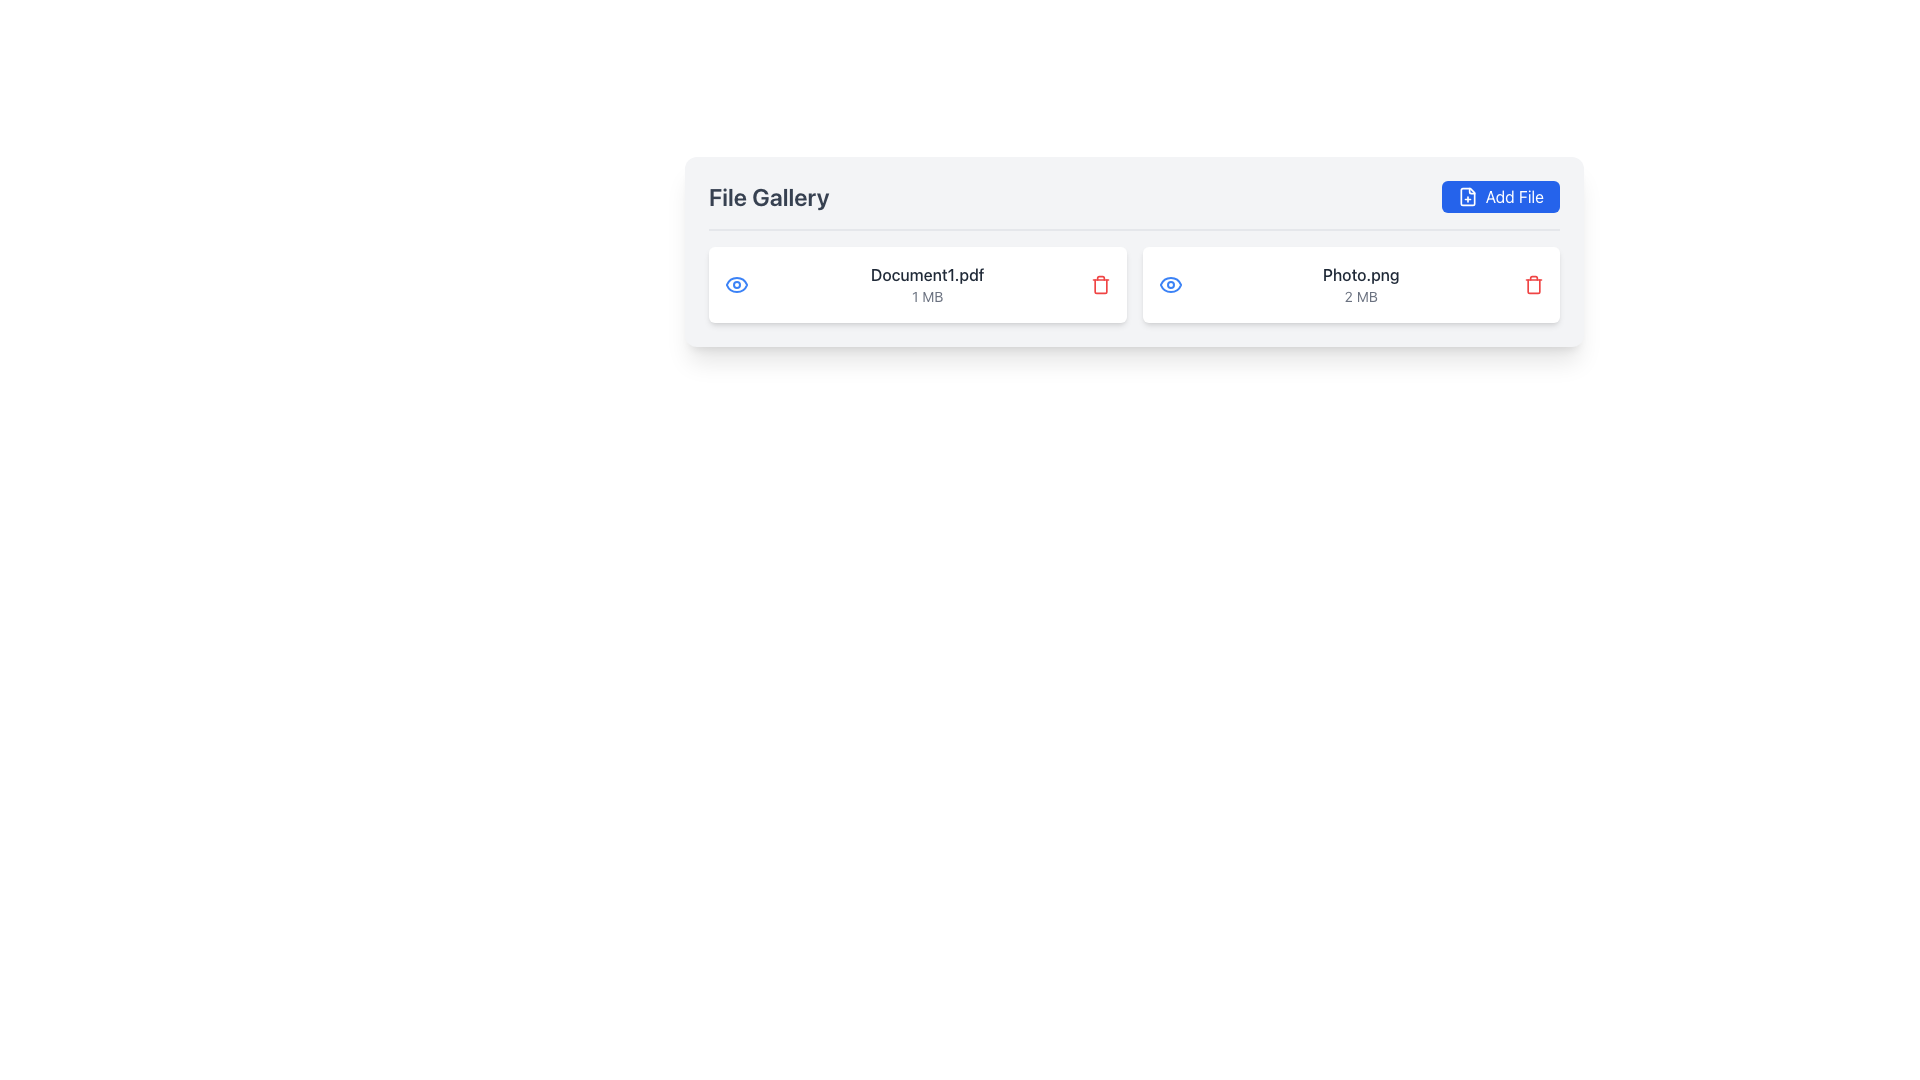 The width and height of the screenshot is (1920, 1080). Describe the element at coordinates (1467, 196) in the screenshot. I see `the document icon with a plus sign located to the left of the 'Add File' label` at that location.